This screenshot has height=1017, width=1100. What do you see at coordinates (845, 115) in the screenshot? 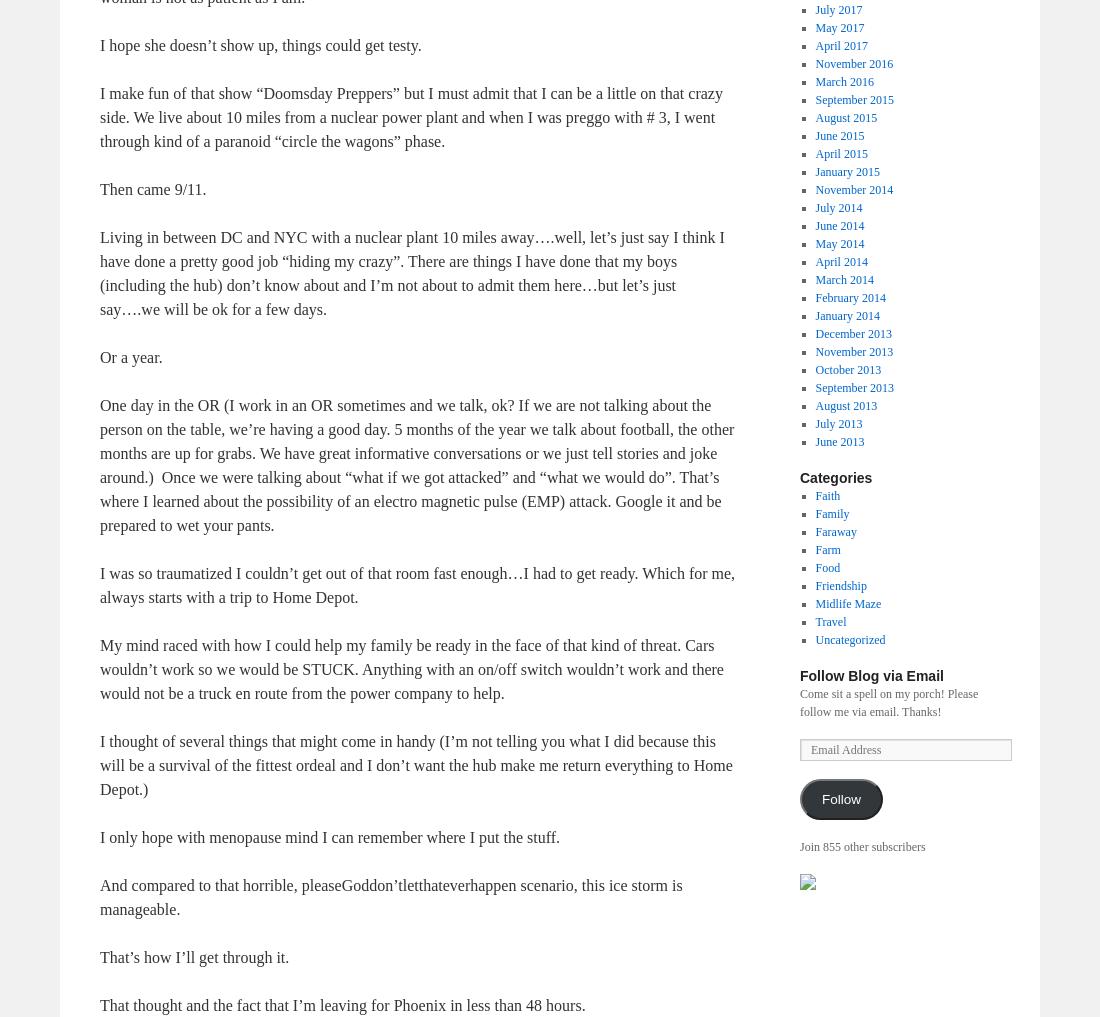
I see `'August 2015'` at bounding box center [845, 115].